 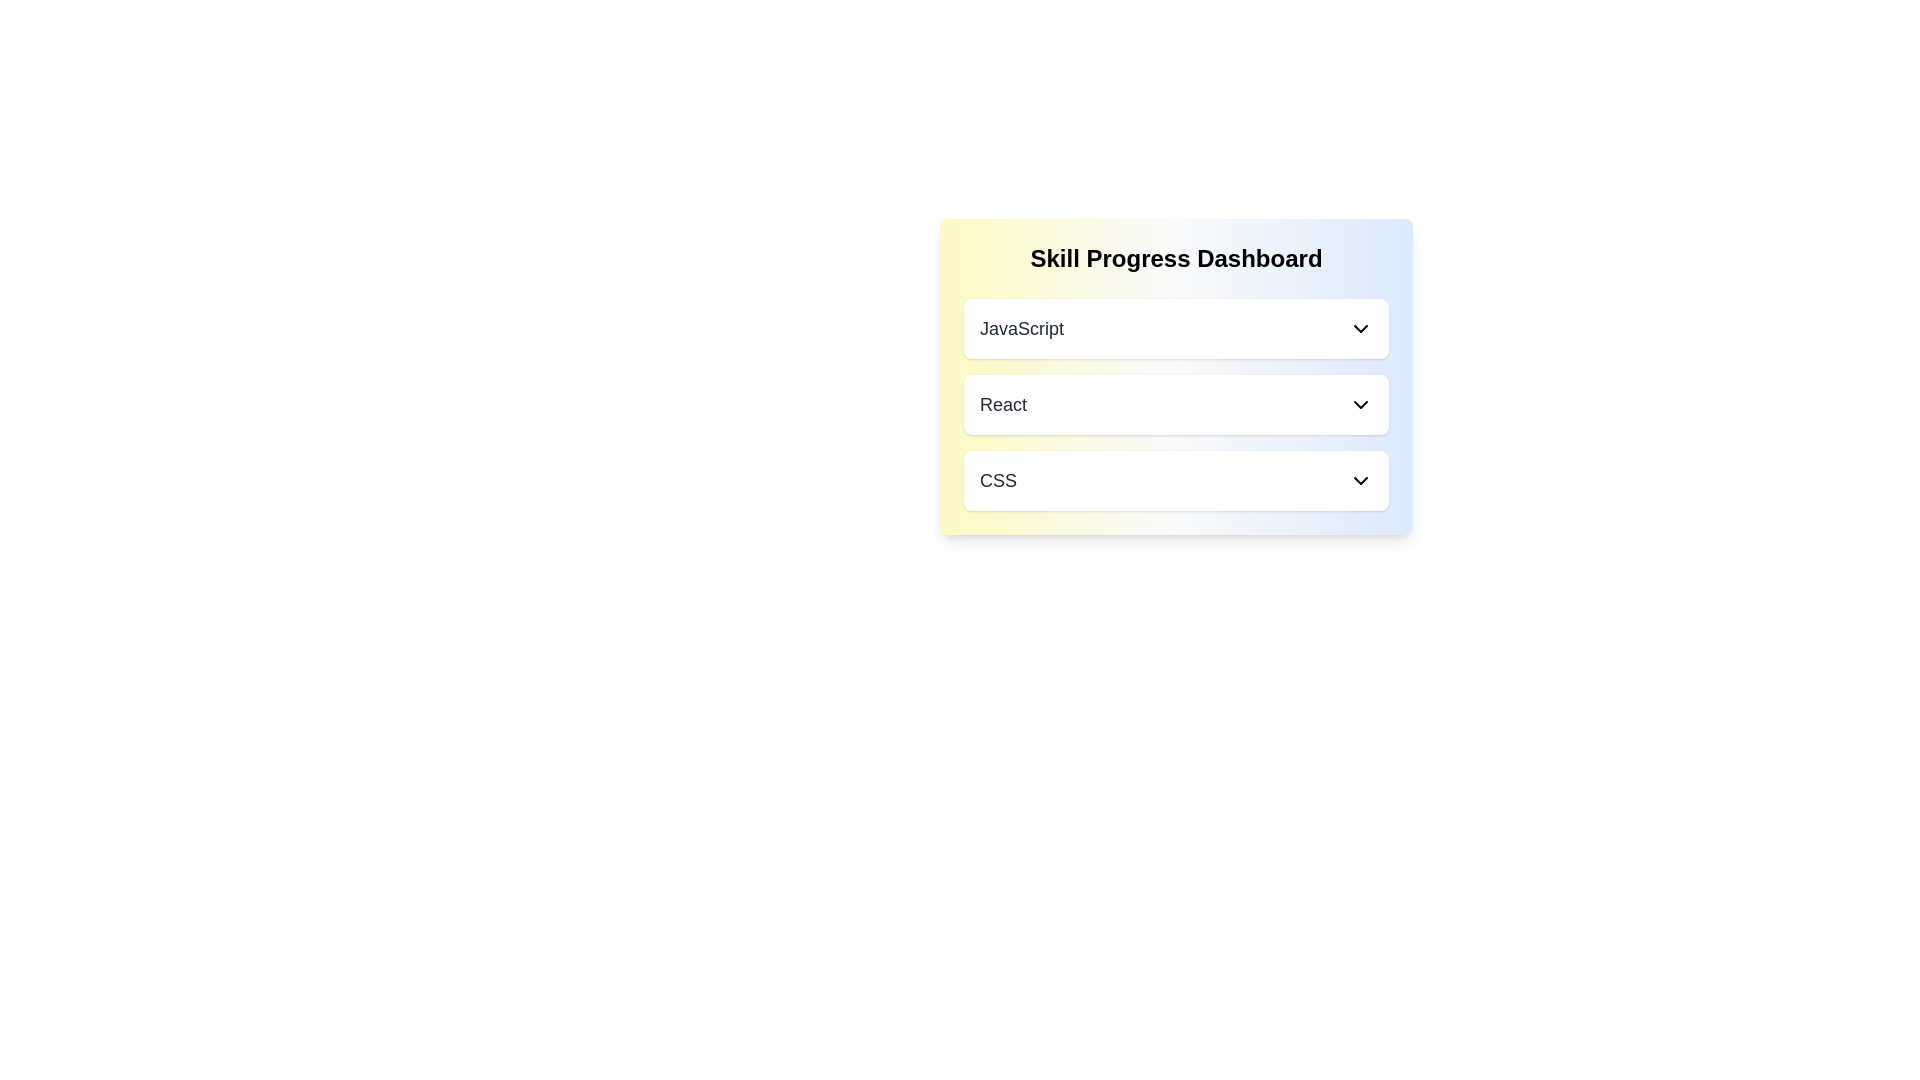 I want to click on the Text label that displays the current selected value of the bottom dropdown, located to the left of the chevron-down icon, so click(x=998, y=481).